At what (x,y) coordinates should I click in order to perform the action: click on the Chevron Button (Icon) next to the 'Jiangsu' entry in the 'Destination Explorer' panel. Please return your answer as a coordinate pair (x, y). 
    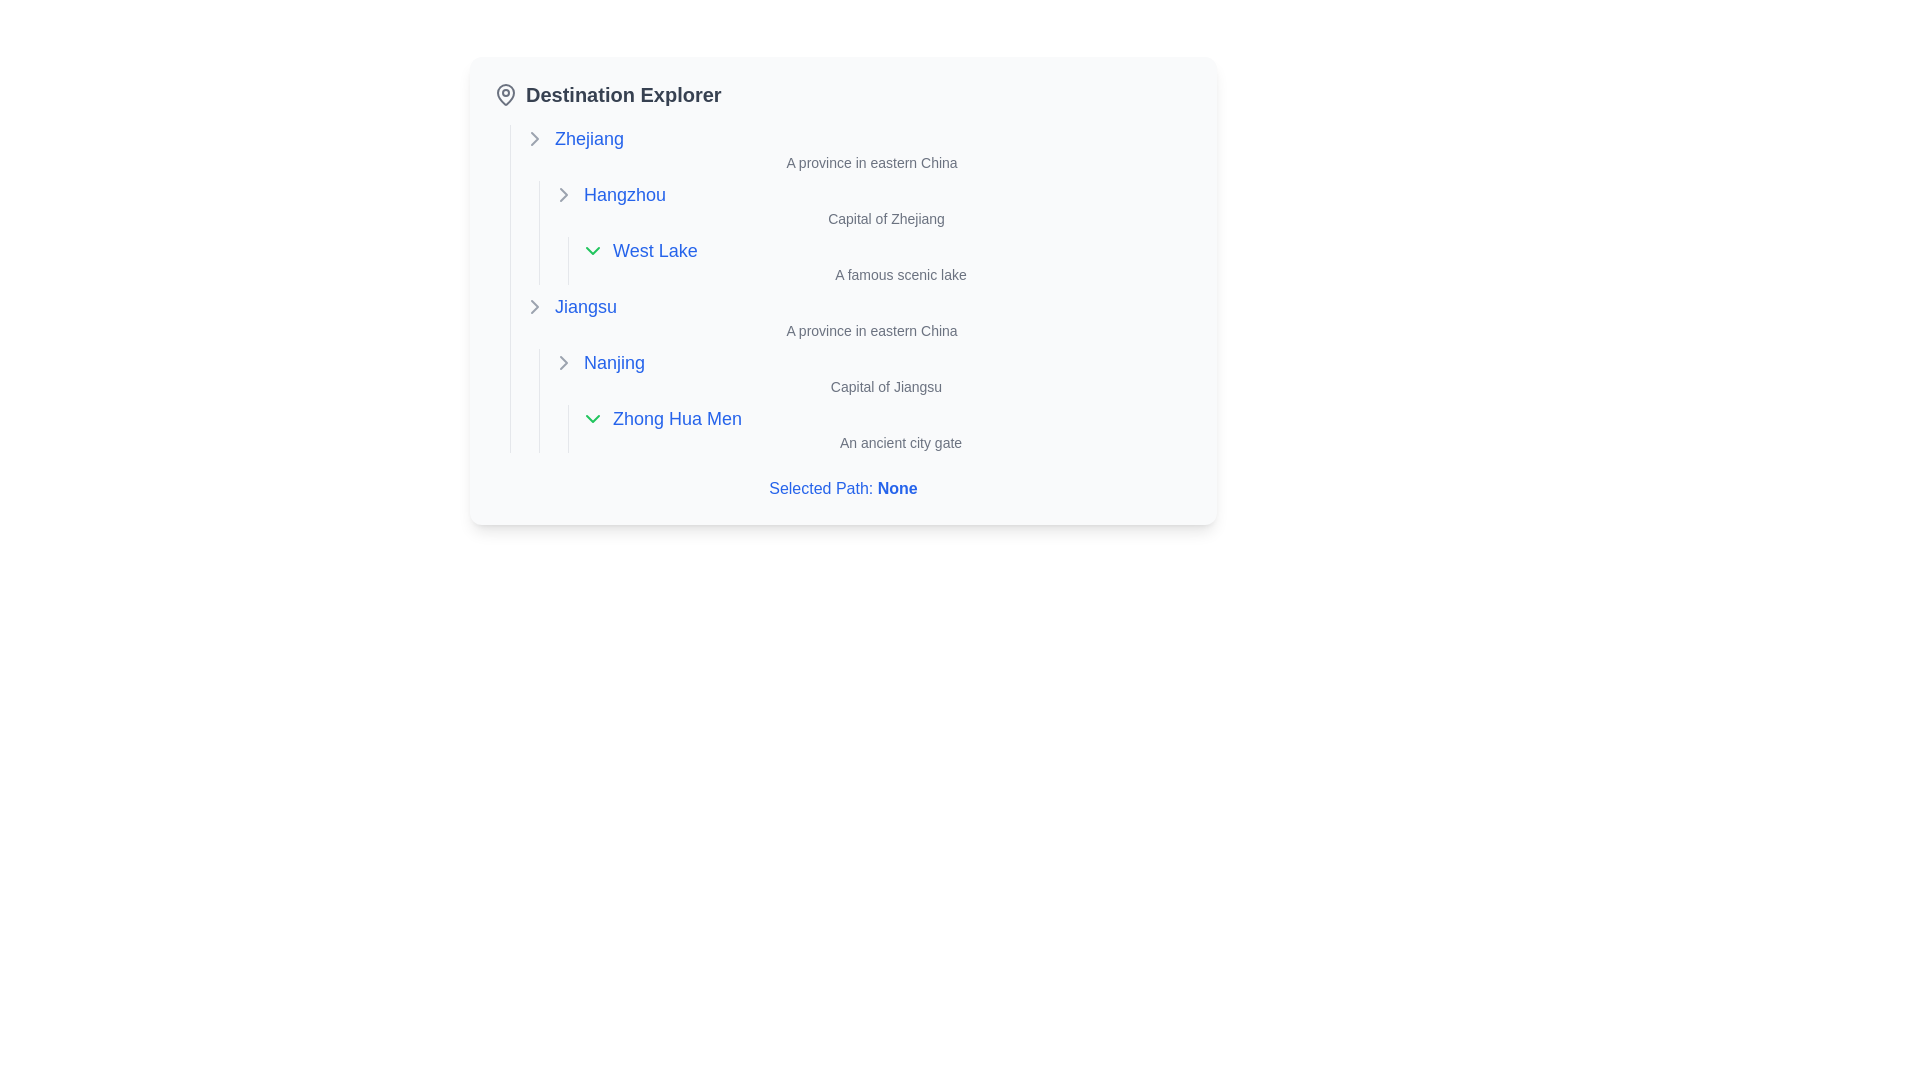
    Looking at the image, I should click on (534, 307).